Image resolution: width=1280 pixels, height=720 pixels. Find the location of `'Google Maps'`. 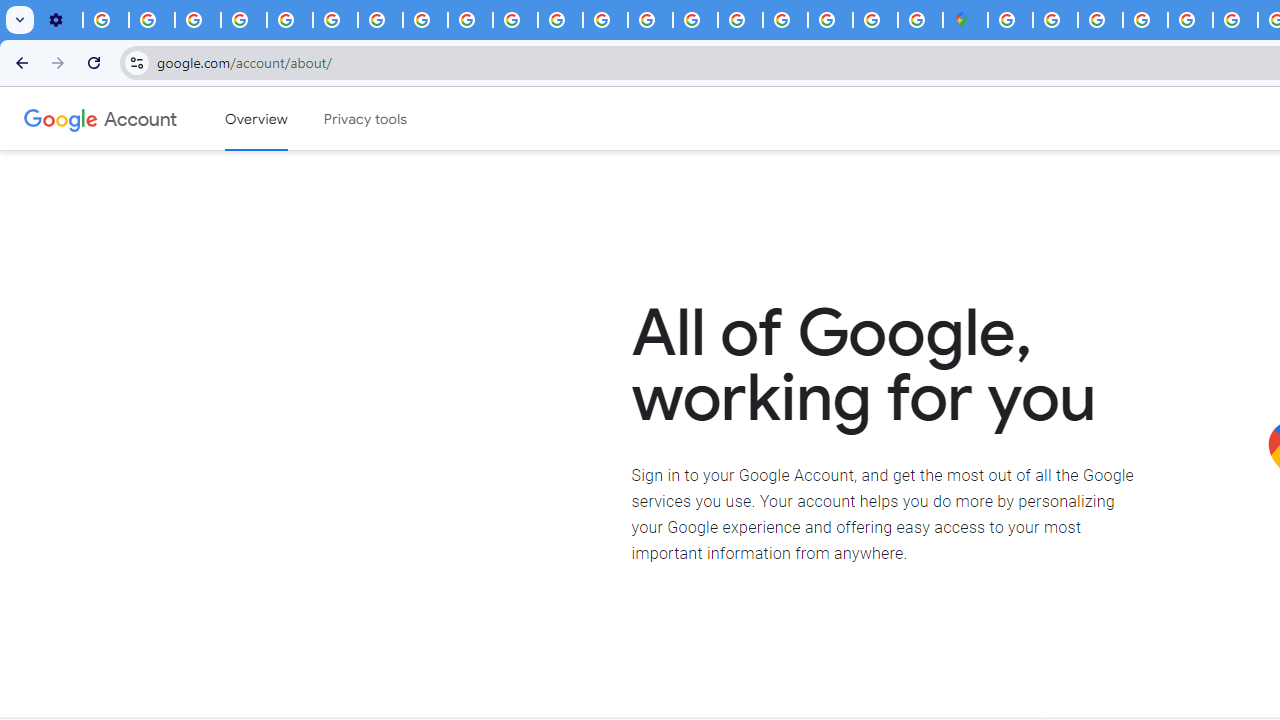

'Google Maps' is located at coordinates (965, 20).